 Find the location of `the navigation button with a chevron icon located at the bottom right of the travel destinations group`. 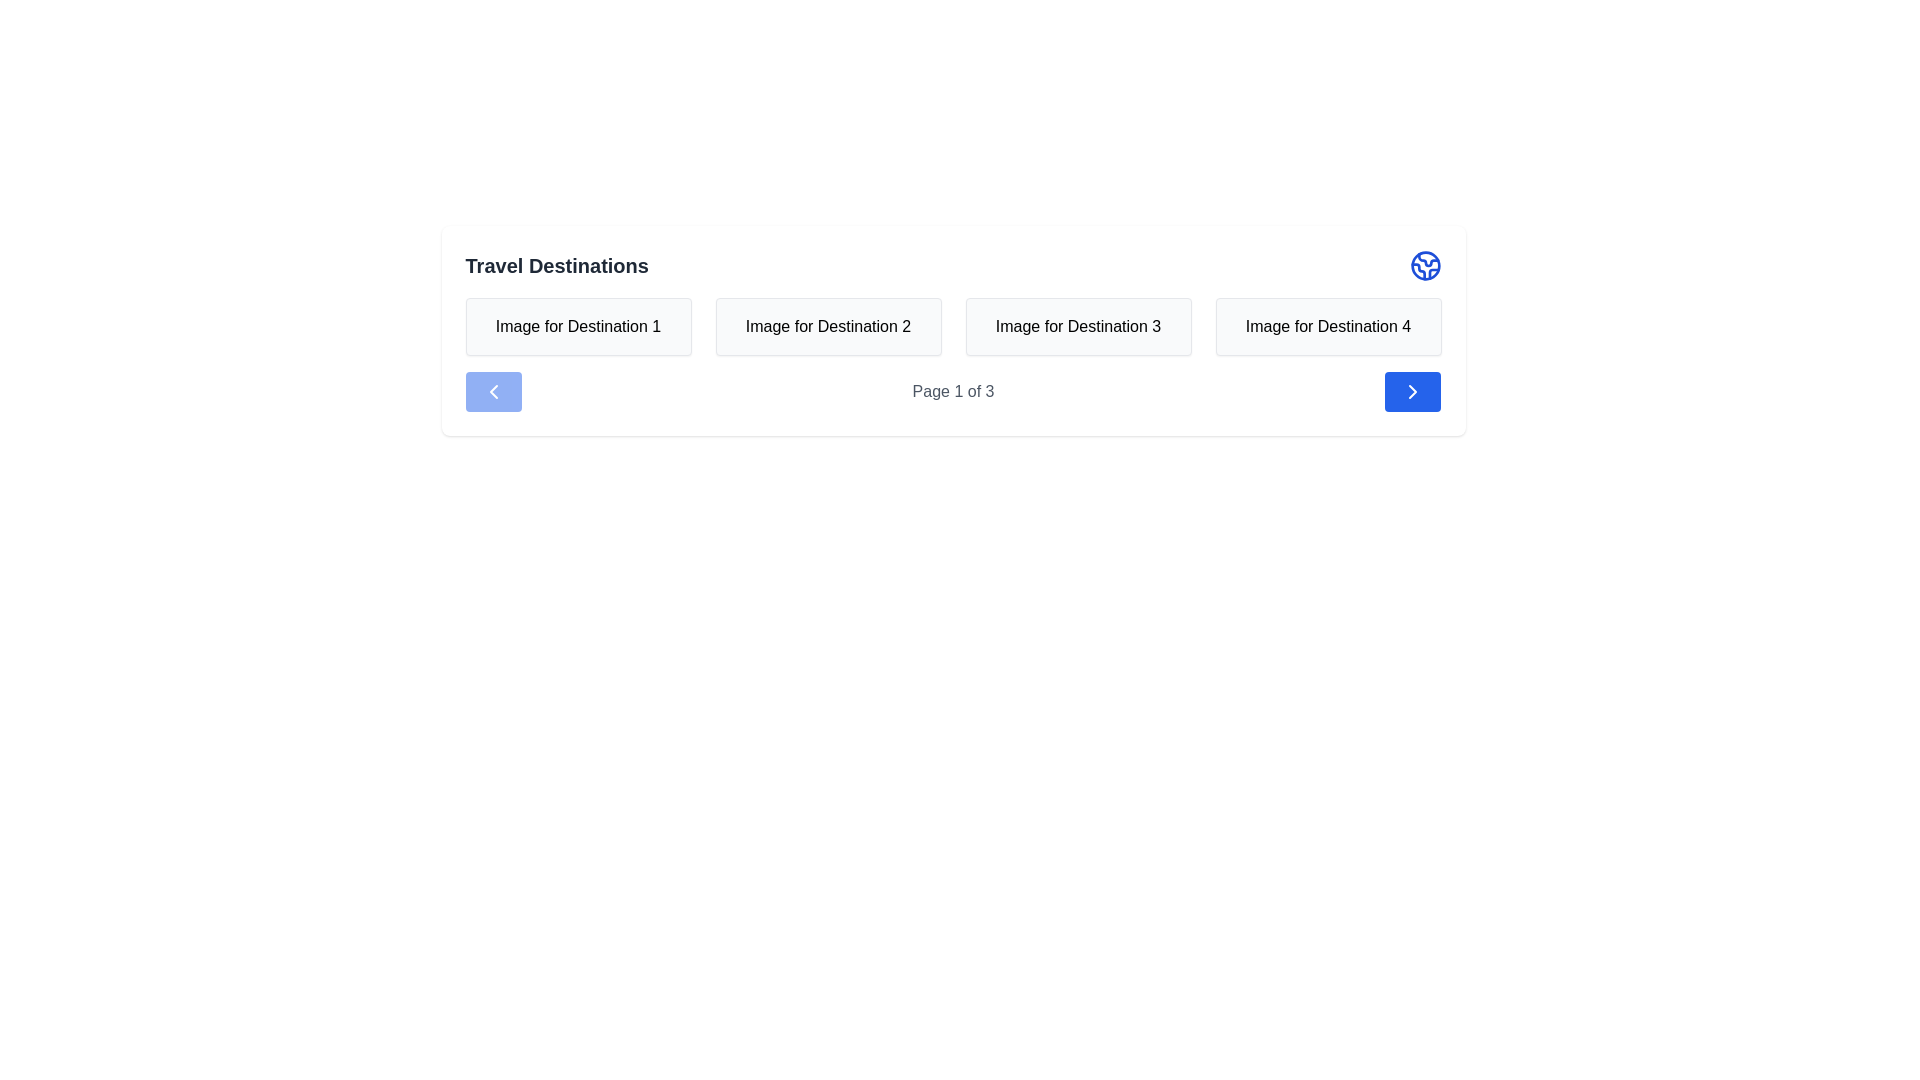

the navigation button with a chevron icon located at the bottom right of the travel destinations group is located at coordinates (1412, 392).